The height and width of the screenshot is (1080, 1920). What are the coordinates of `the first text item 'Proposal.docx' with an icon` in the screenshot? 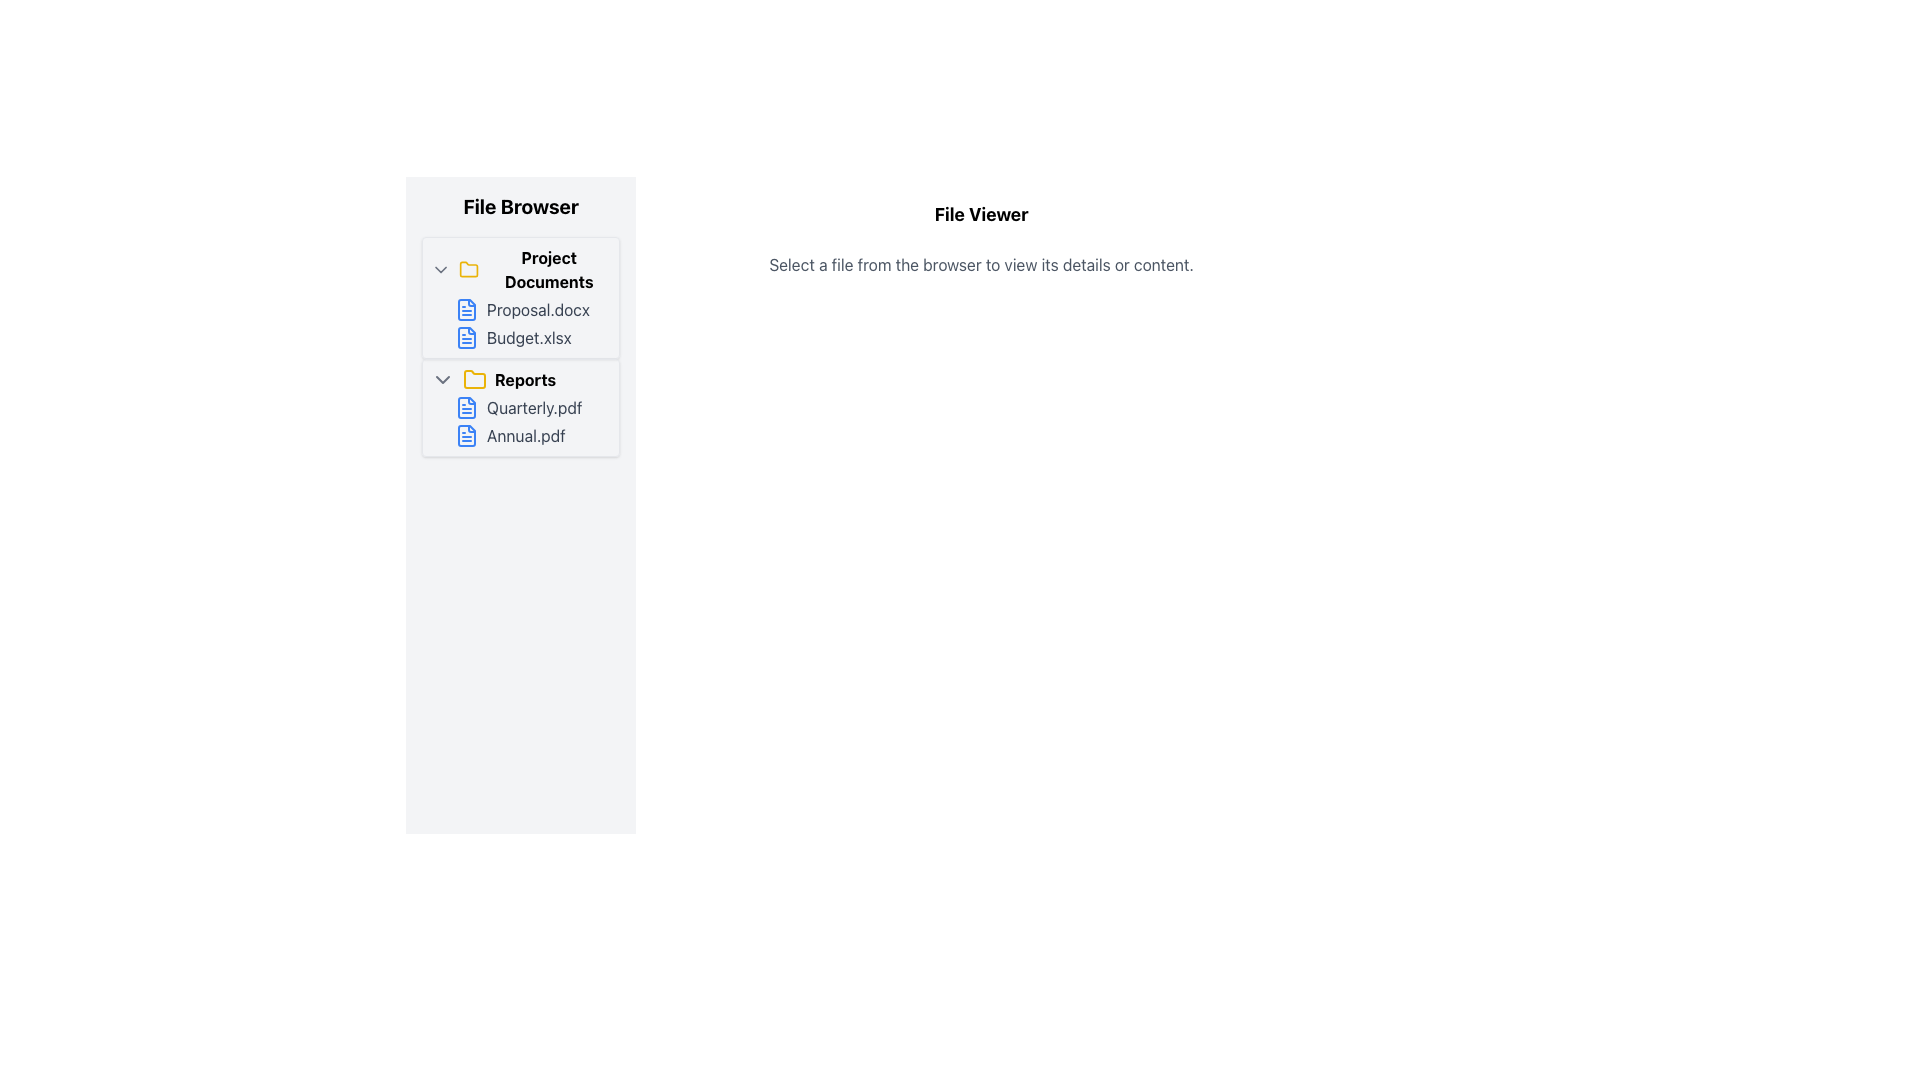 It's located at (533, 309).